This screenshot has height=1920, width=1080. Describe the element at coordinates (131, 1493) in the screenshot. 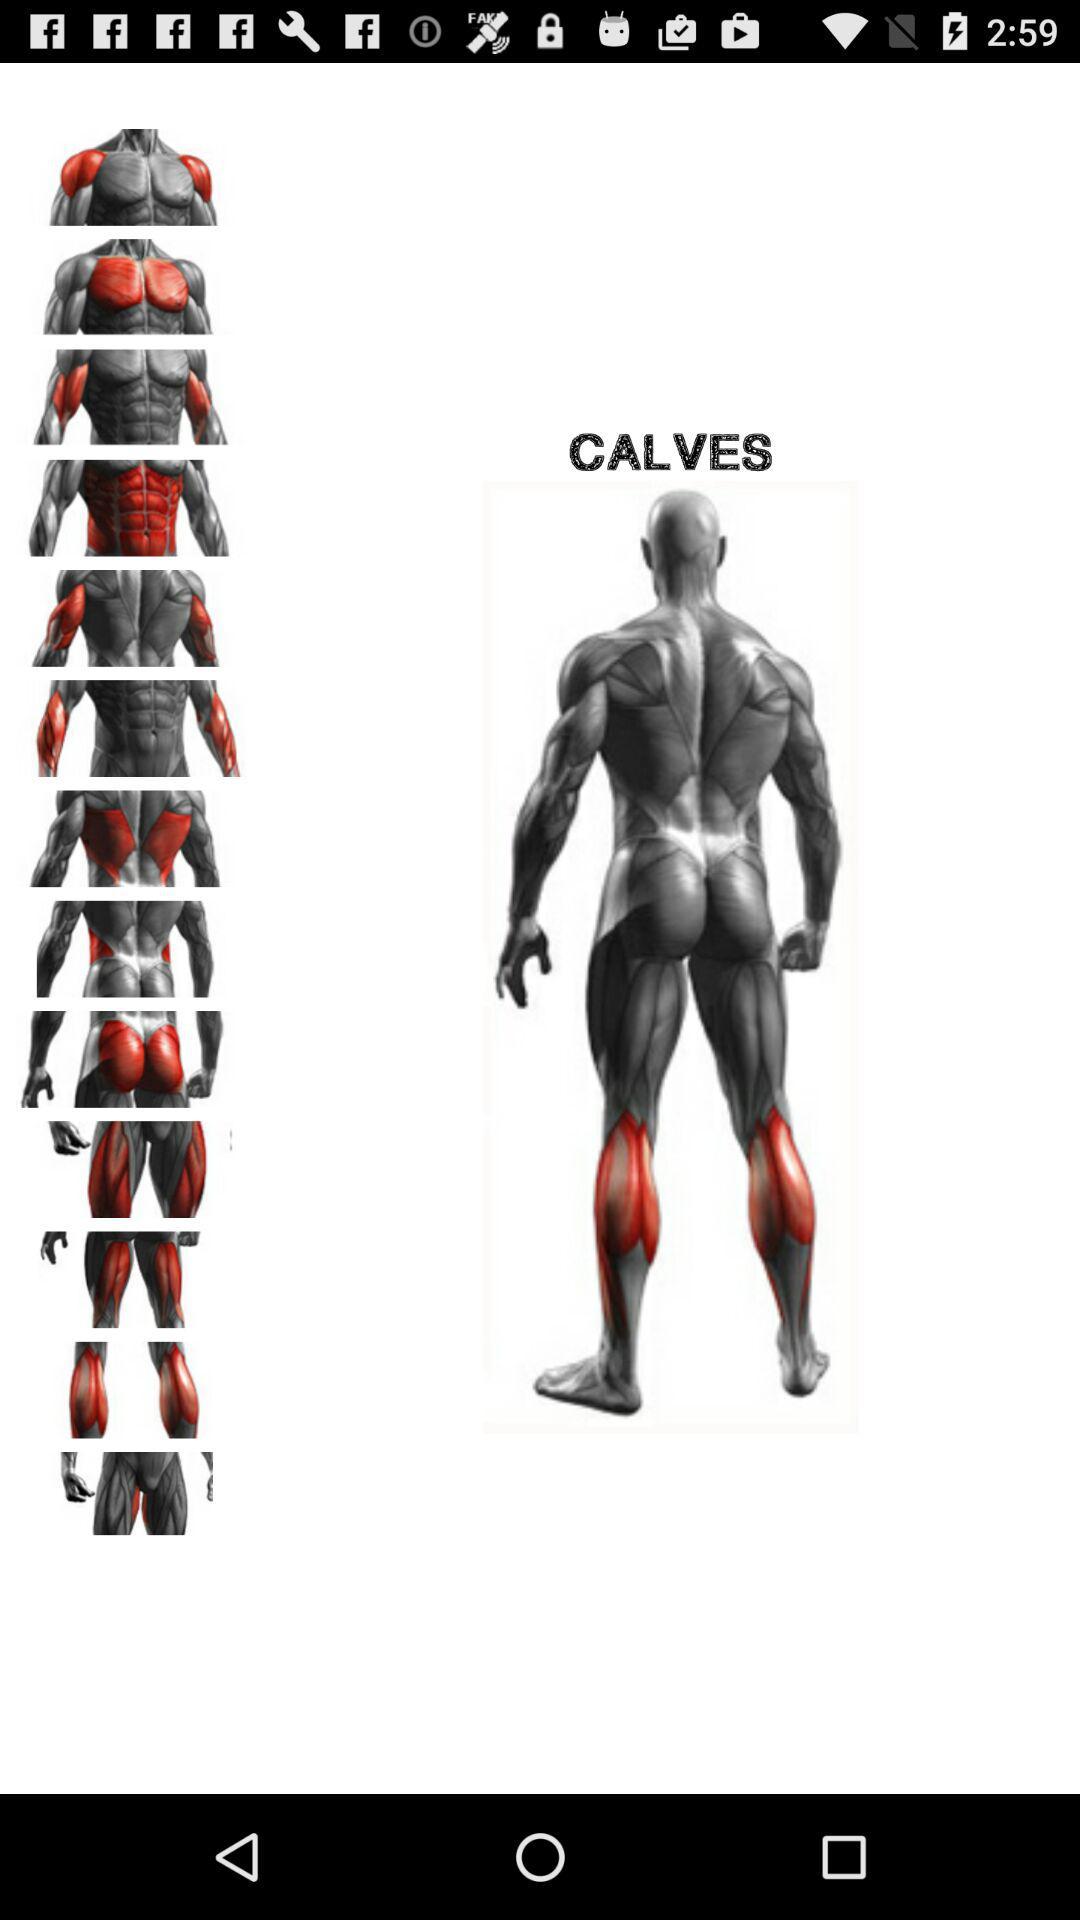

I see `exercise` at that location.